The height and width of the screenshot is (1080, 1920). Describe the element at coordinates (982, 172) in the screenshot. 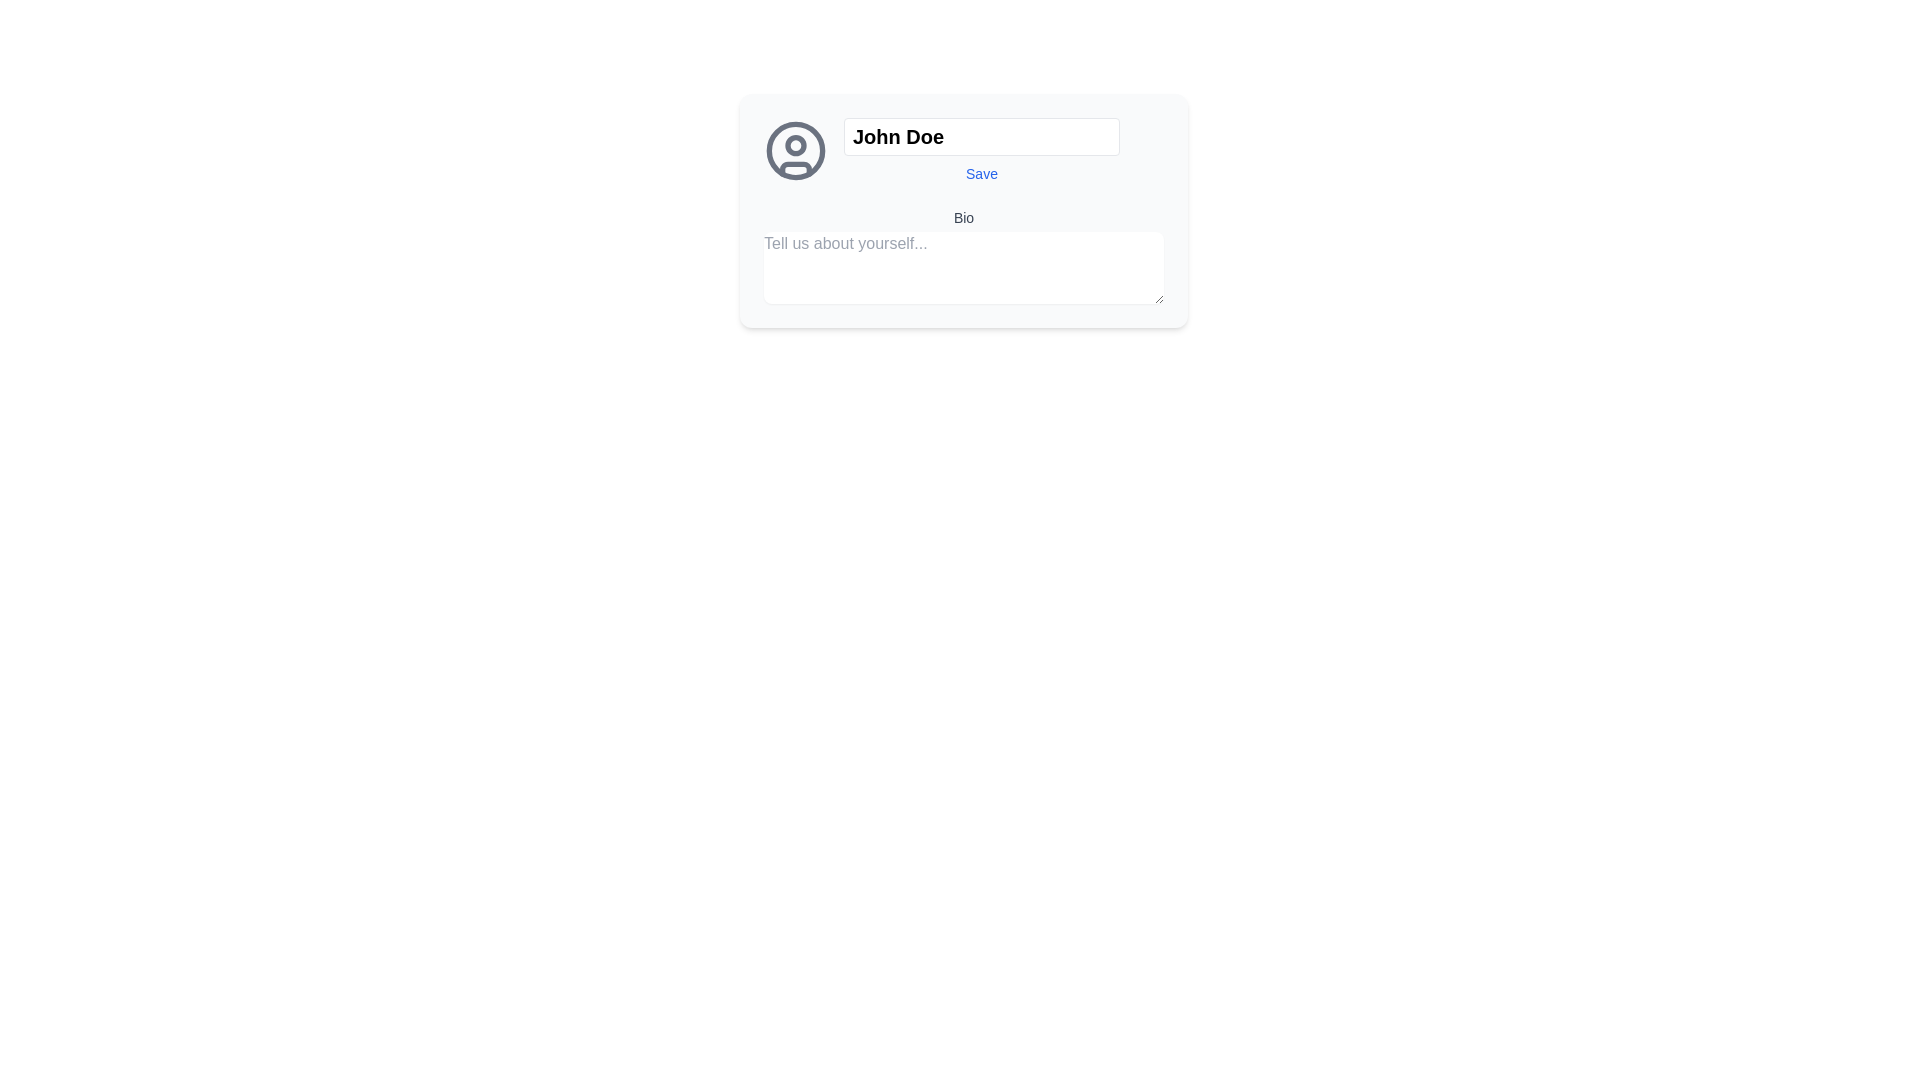

I see `the interactive text link styled in blue with the text 'Save' located below the input field for 'John Doe'` at that location.